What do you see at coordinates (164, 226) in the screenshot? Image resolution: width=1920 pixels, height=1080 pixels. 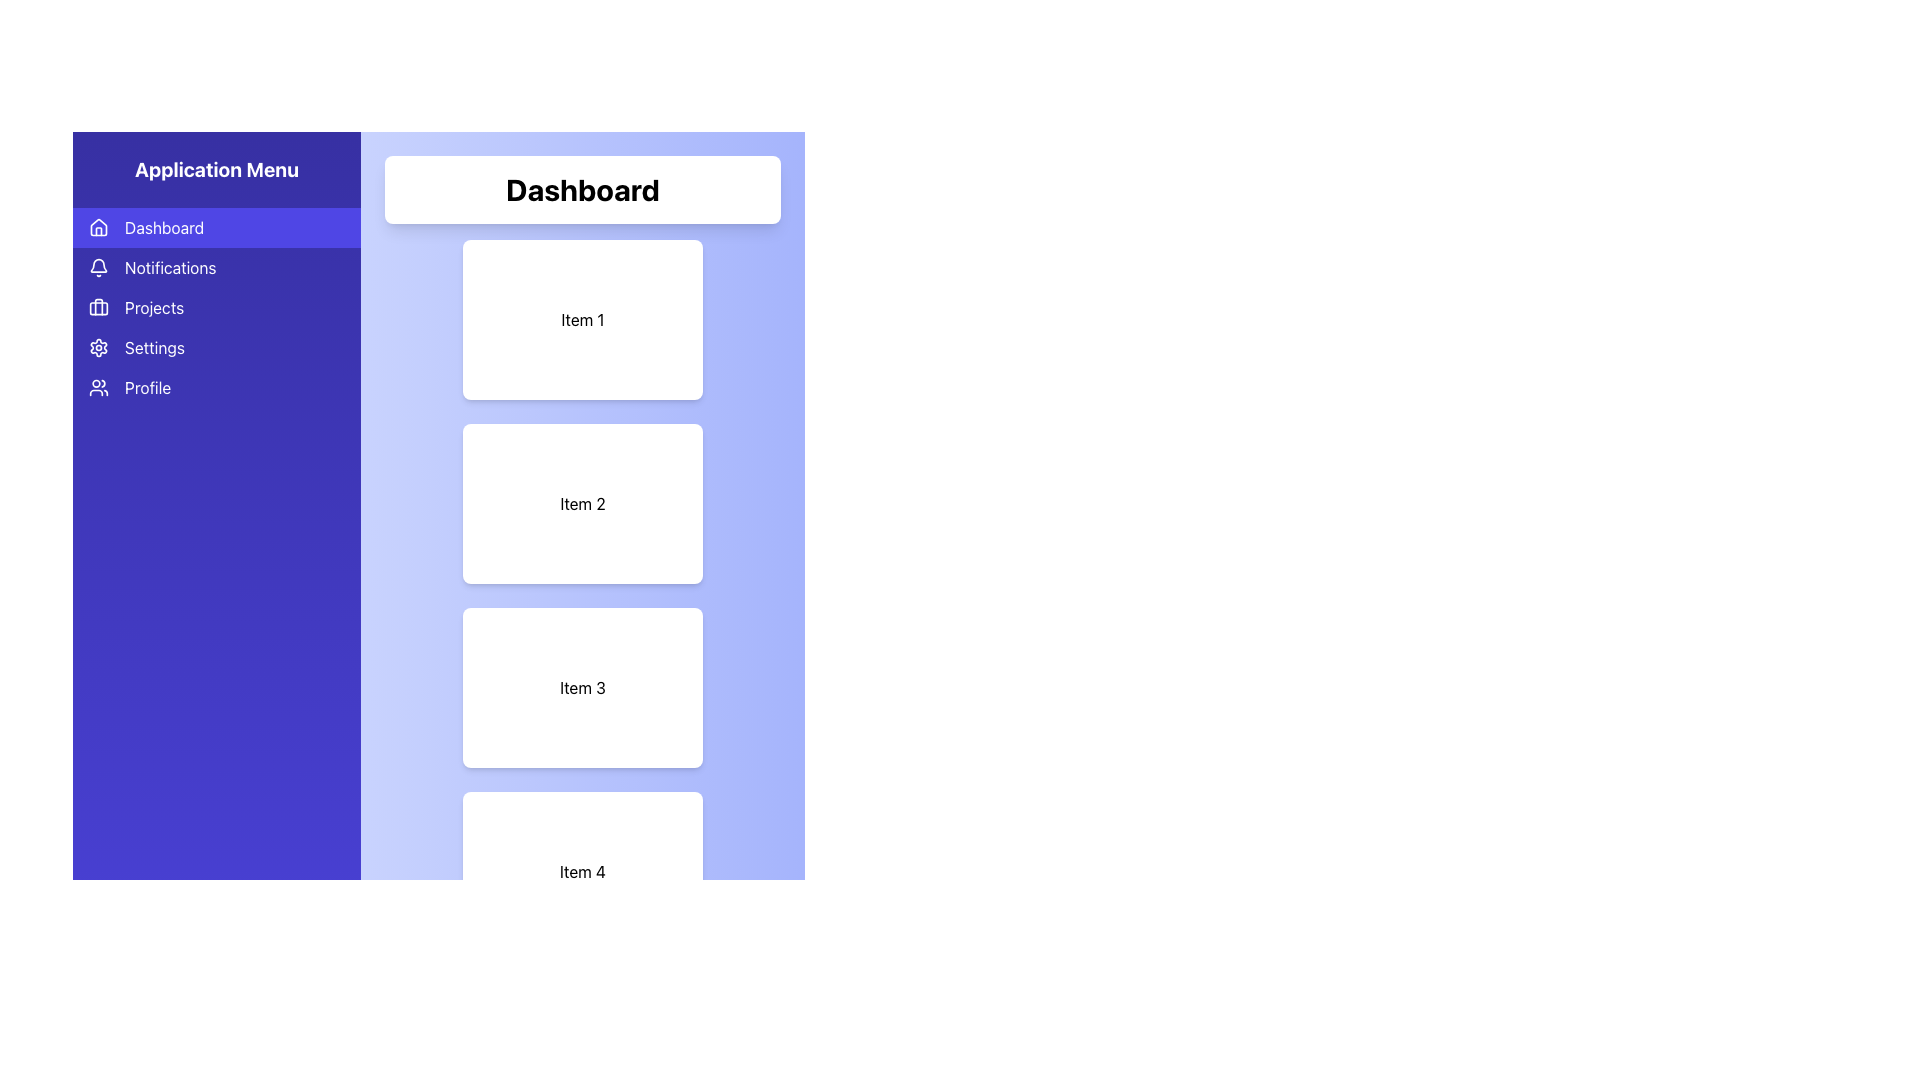 I see `the 'Dashboard' static text label in the left sidebar menu to indicate the current view` at bounding box center [164, 226].